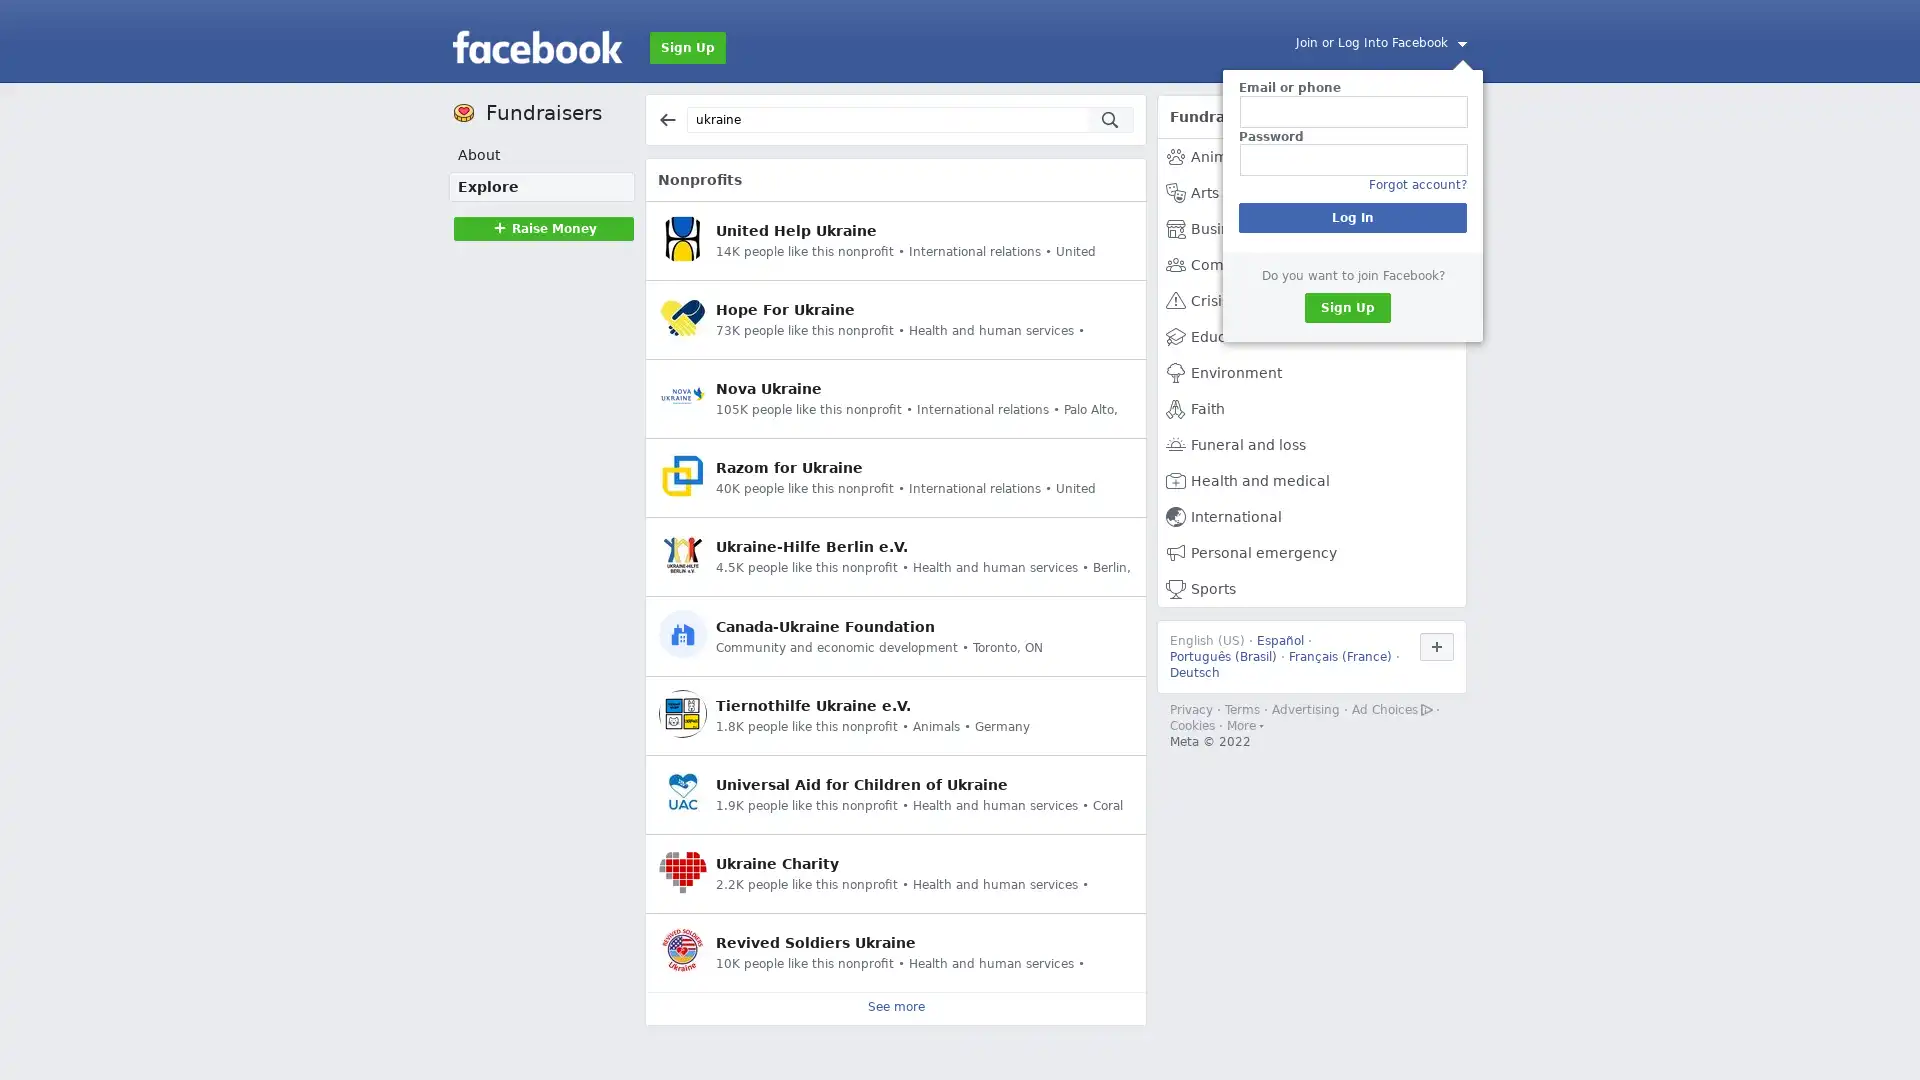 The image size is (1920, 1080). What do you see at coordinates (1340, 656) in the screenshot?
I see `Francais (France)` at bounding box center [1340, 656].